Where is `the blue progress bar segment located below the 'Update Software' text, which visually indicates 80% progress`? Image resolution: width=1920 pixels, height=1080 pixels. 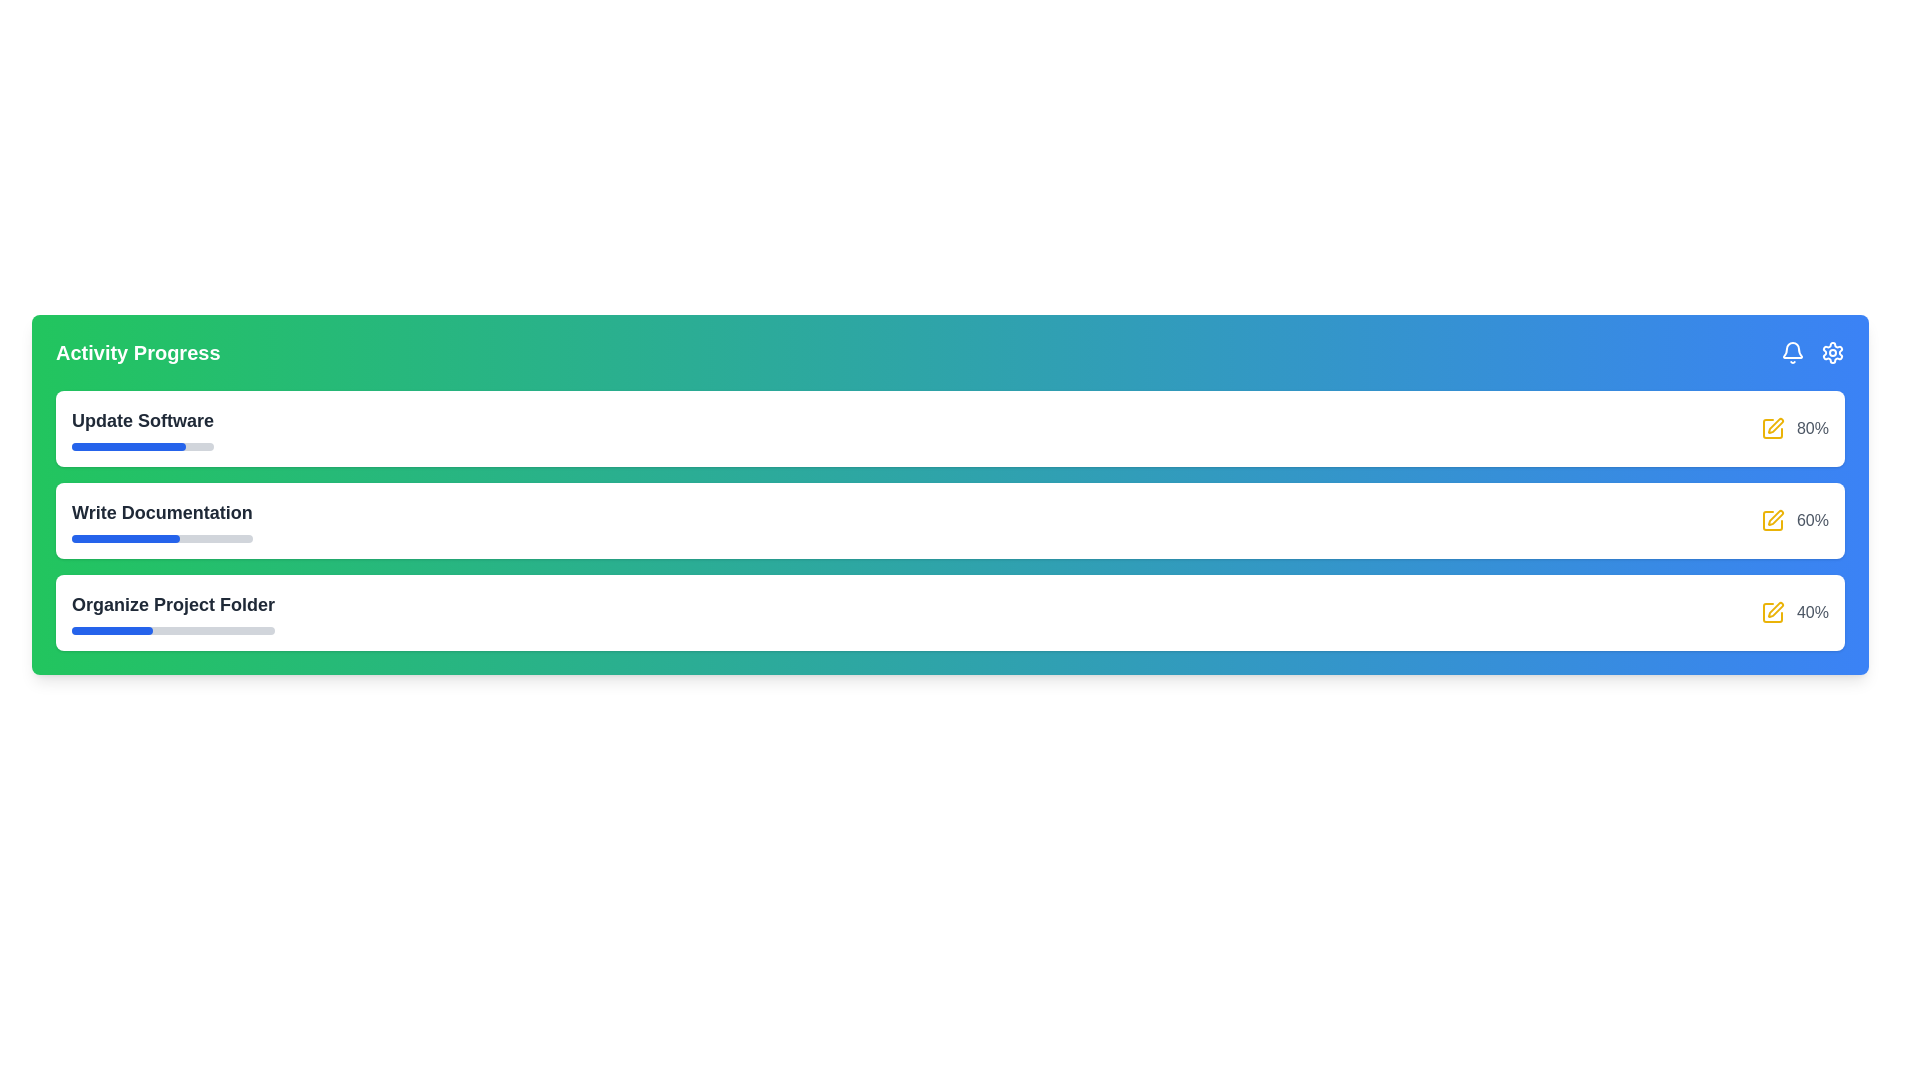 the blue progress bar segment located below the 'Update Software' text, which visually indicates 80% progress is located at coordinates (127, 446).